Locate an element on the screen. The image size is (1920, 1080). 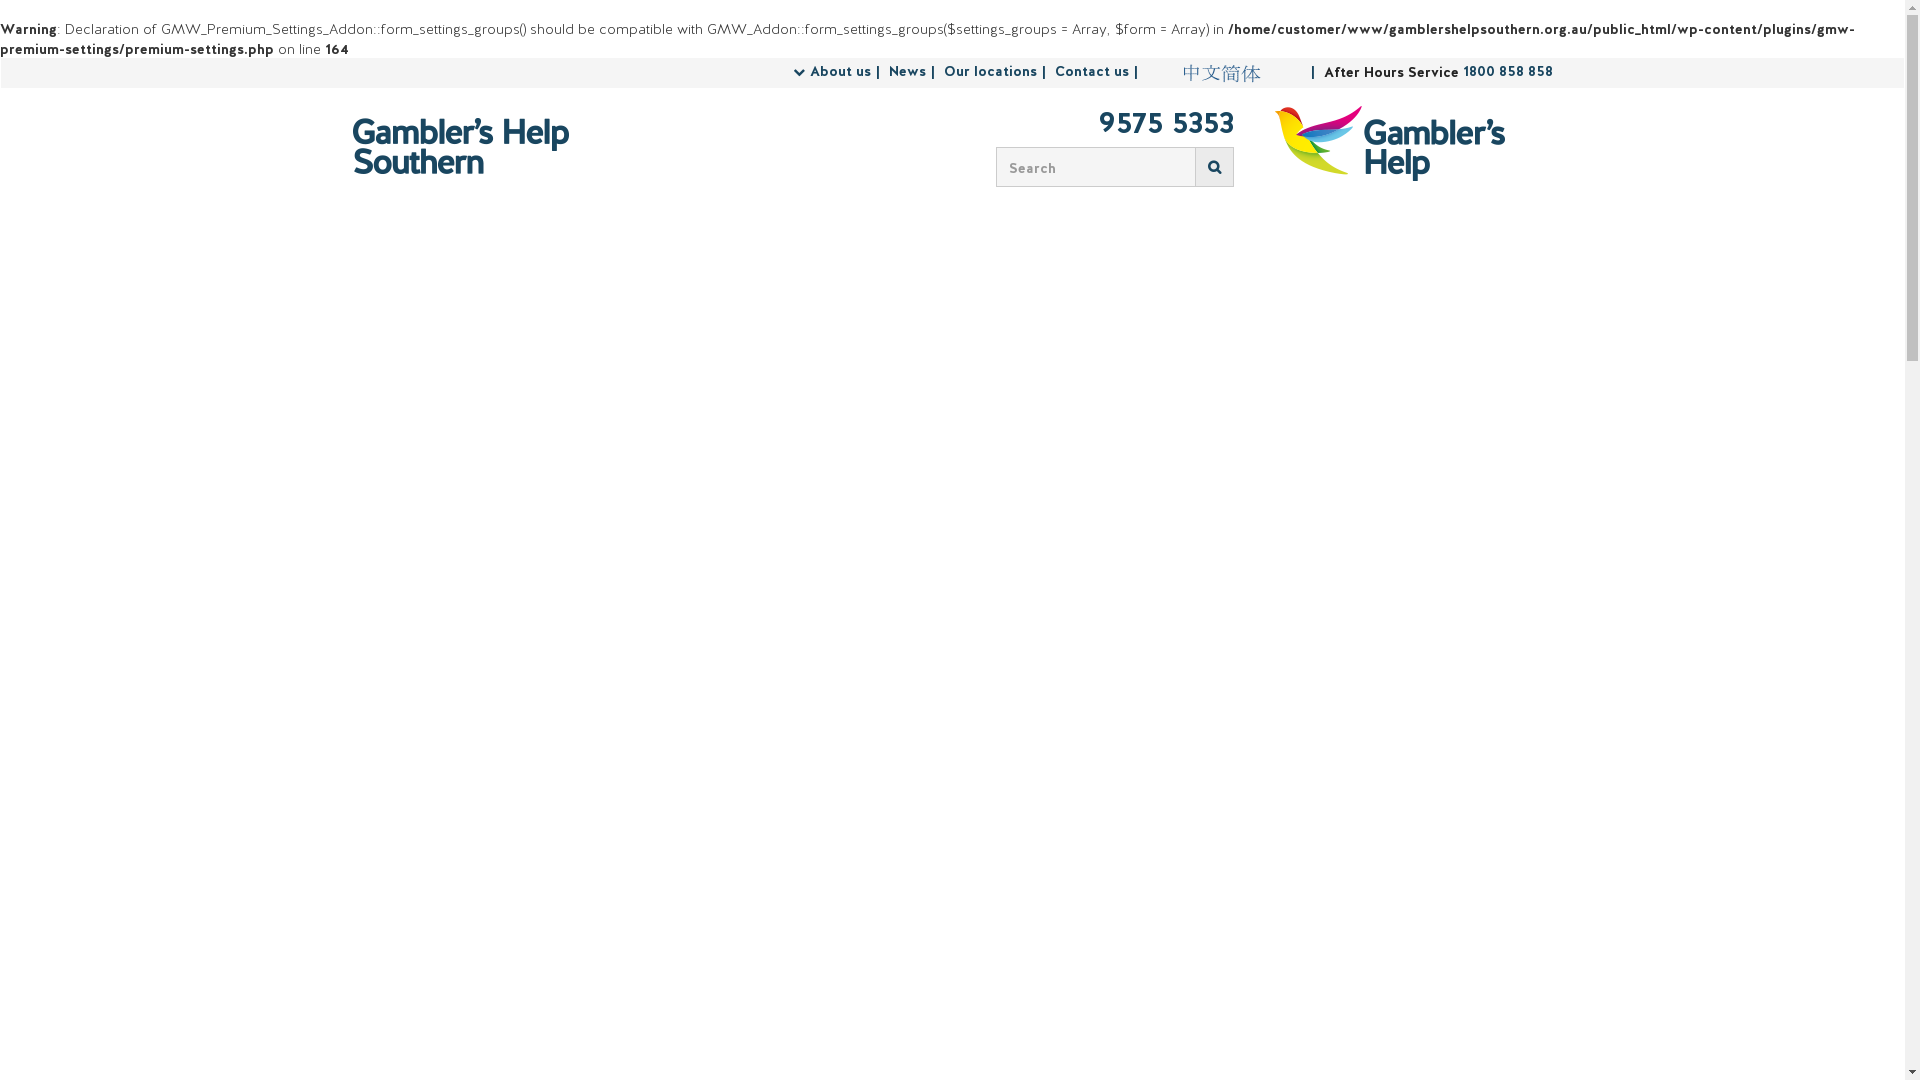
'9575 5353' is located at coordinates (1106, 124).